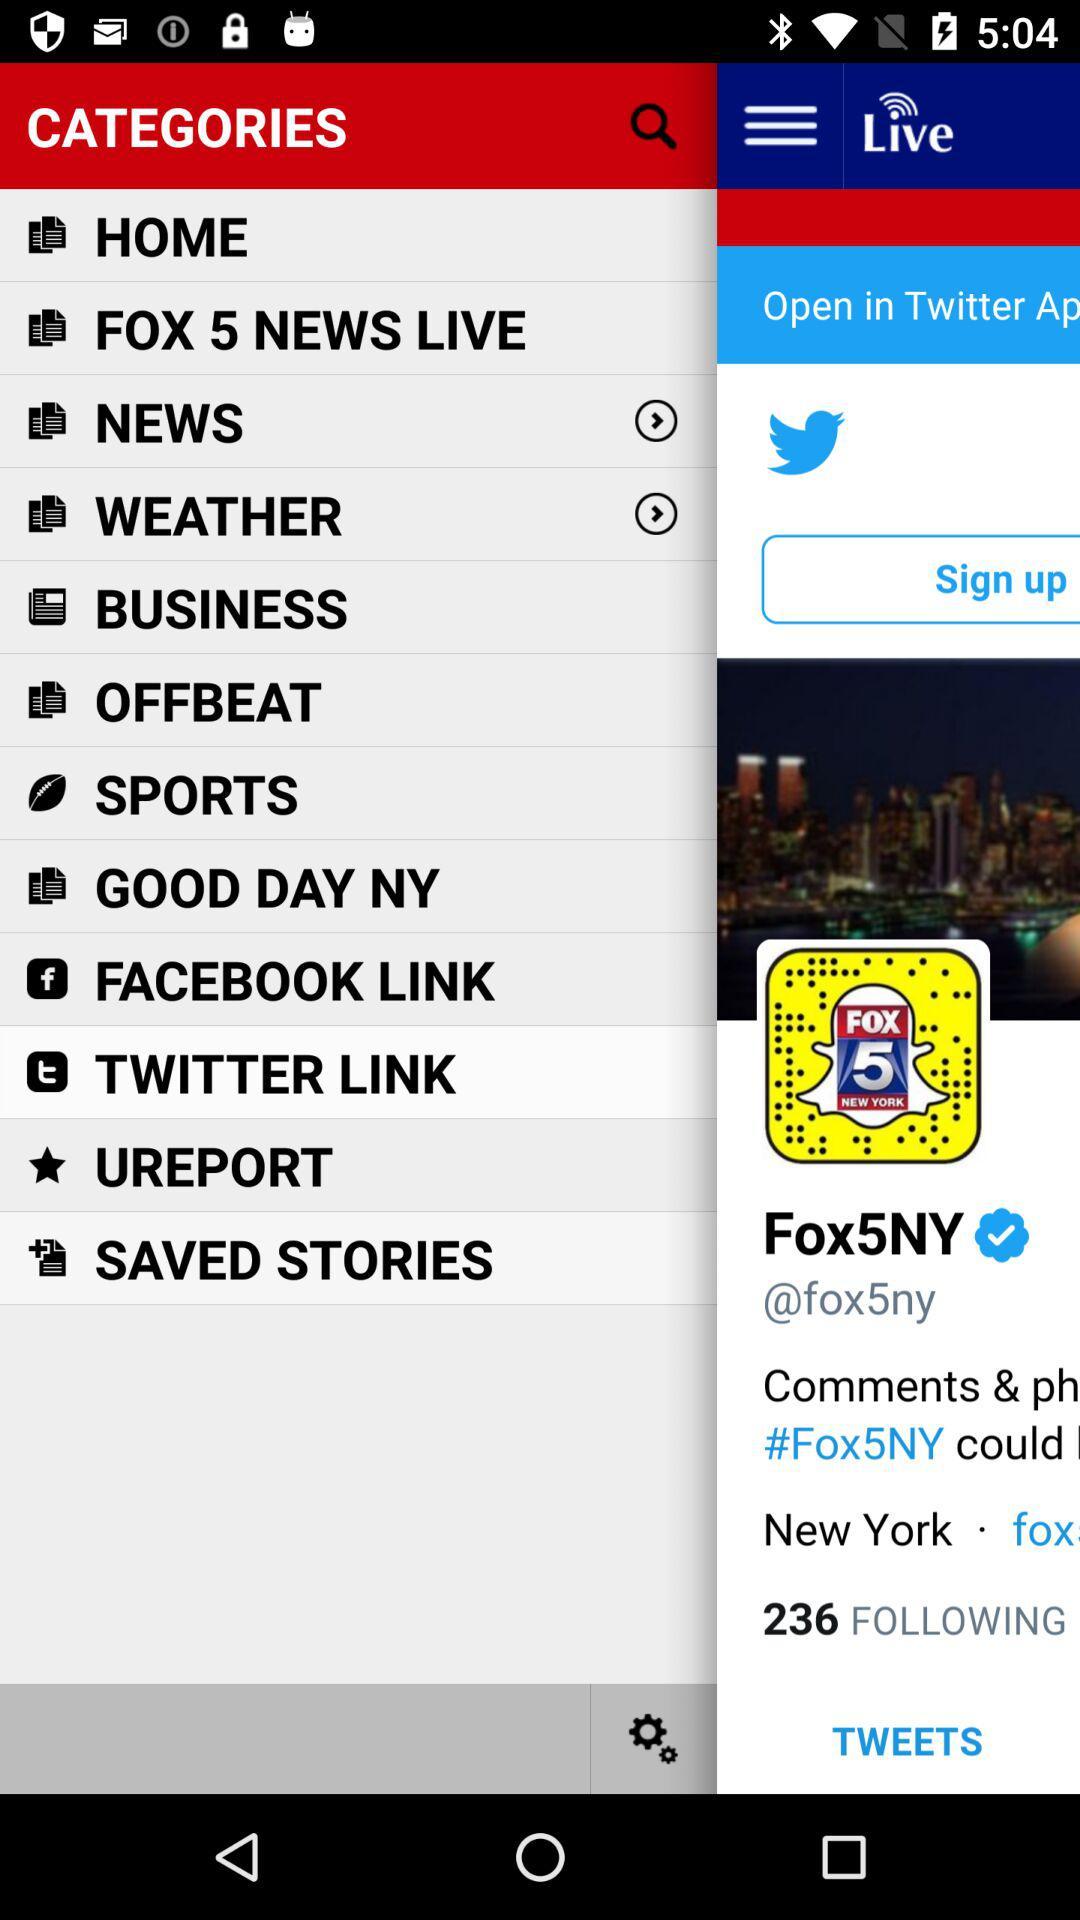 This screenshot has width=1080, height=1920. I want to click on the settings icon, so click(654, 1737).